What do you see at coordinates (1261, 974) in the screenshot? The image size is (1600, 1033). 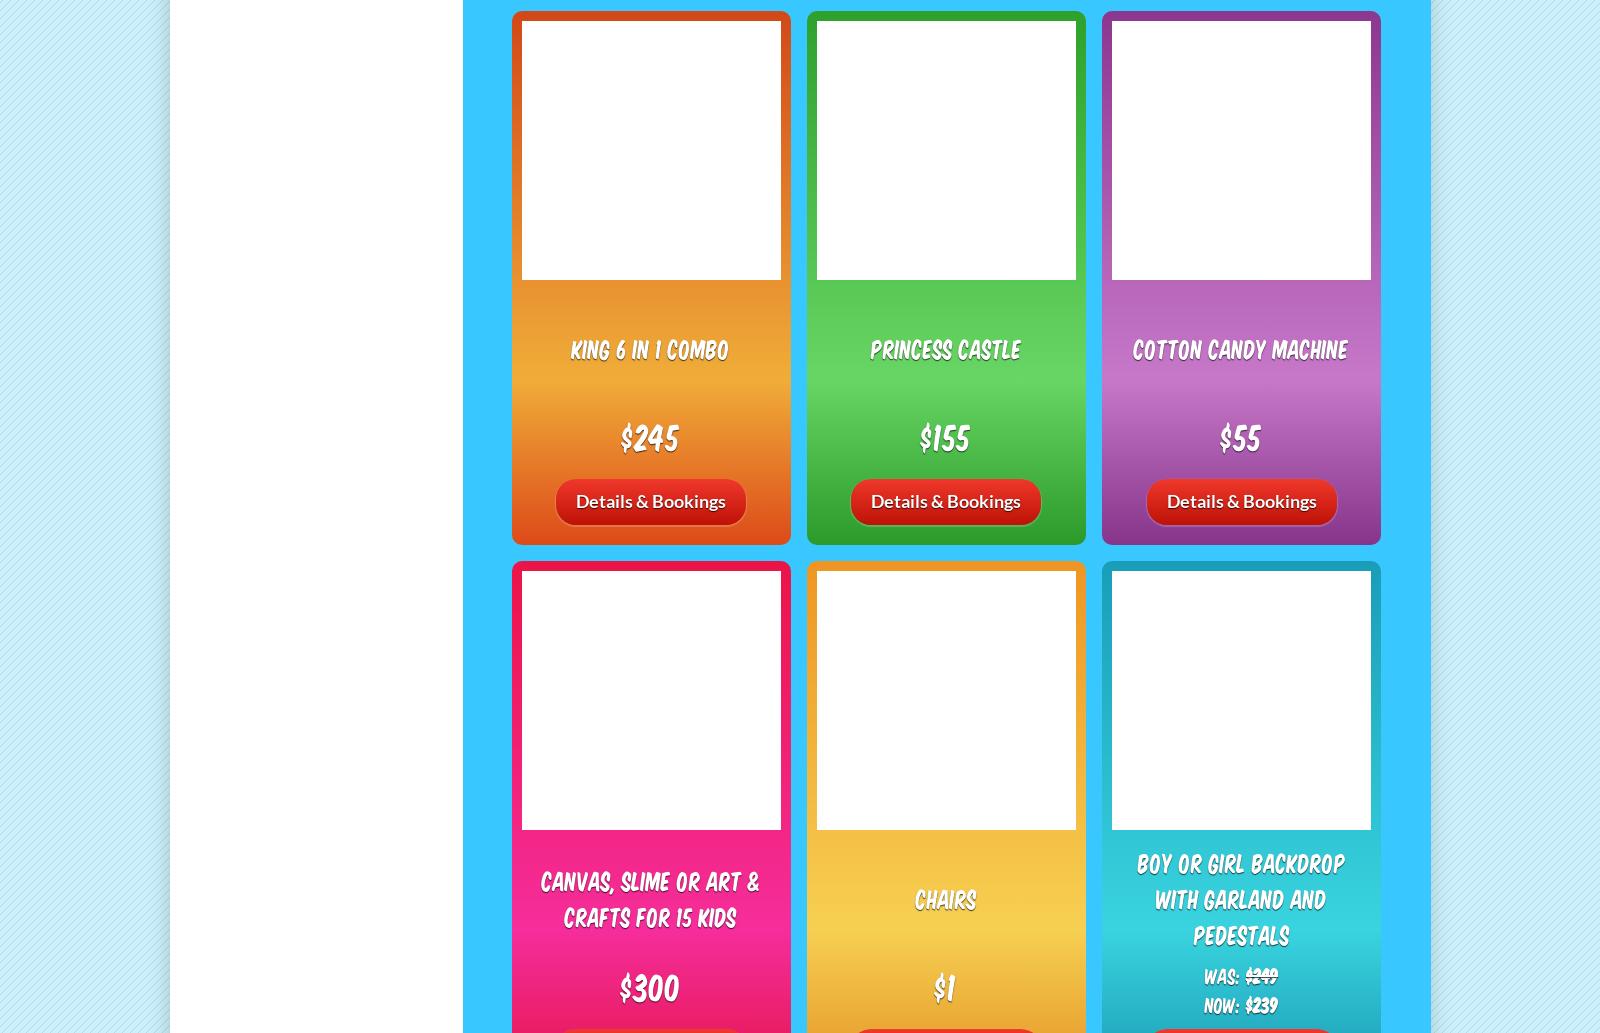 I see `'$249'` at bounding box center [1261, 974].